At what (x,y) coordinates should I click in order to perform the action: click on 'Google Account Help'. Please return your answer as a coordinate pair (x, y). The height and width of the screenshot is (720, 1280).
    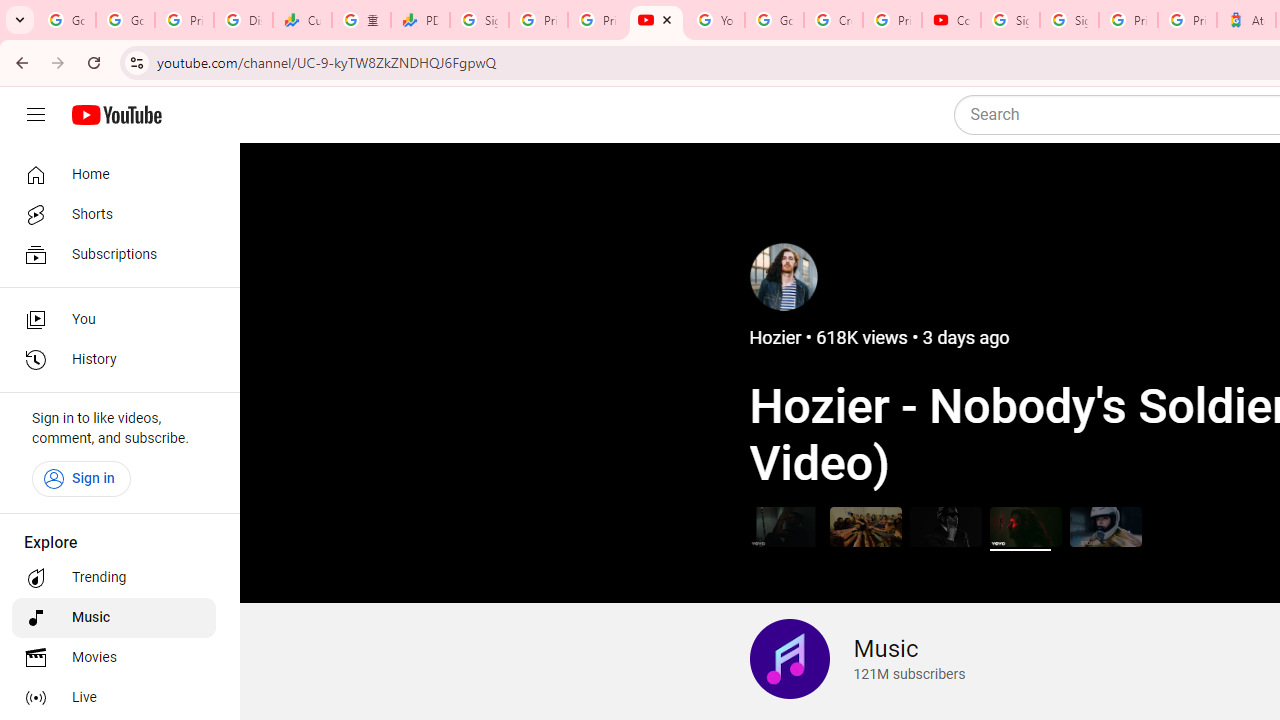
    Looking at the image, I should click on (773, 20).